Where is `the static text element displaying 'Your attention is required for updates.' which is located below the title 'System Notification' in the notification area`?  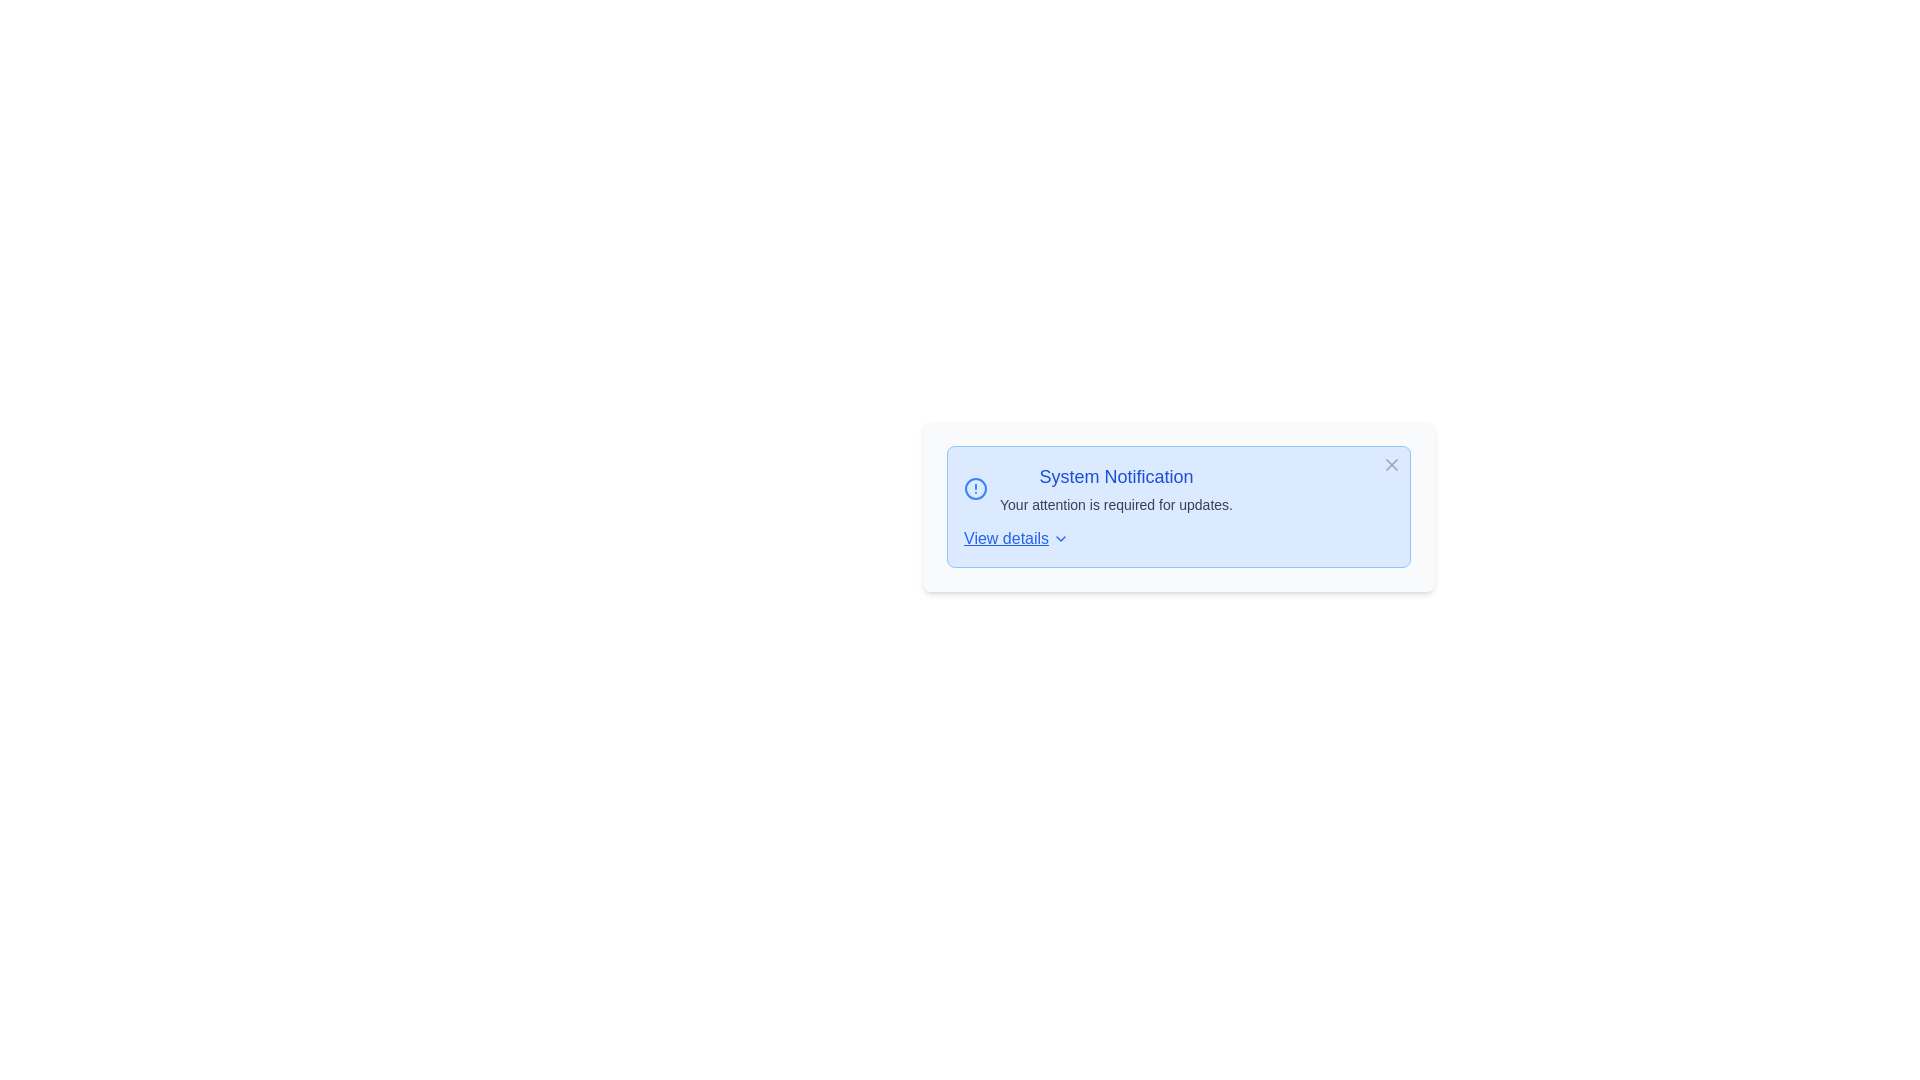 the static text element displaying 'Your attention is required for updates.' which is located below the title 'System Notification' in the notification area is located at coordinates (1115, 504).